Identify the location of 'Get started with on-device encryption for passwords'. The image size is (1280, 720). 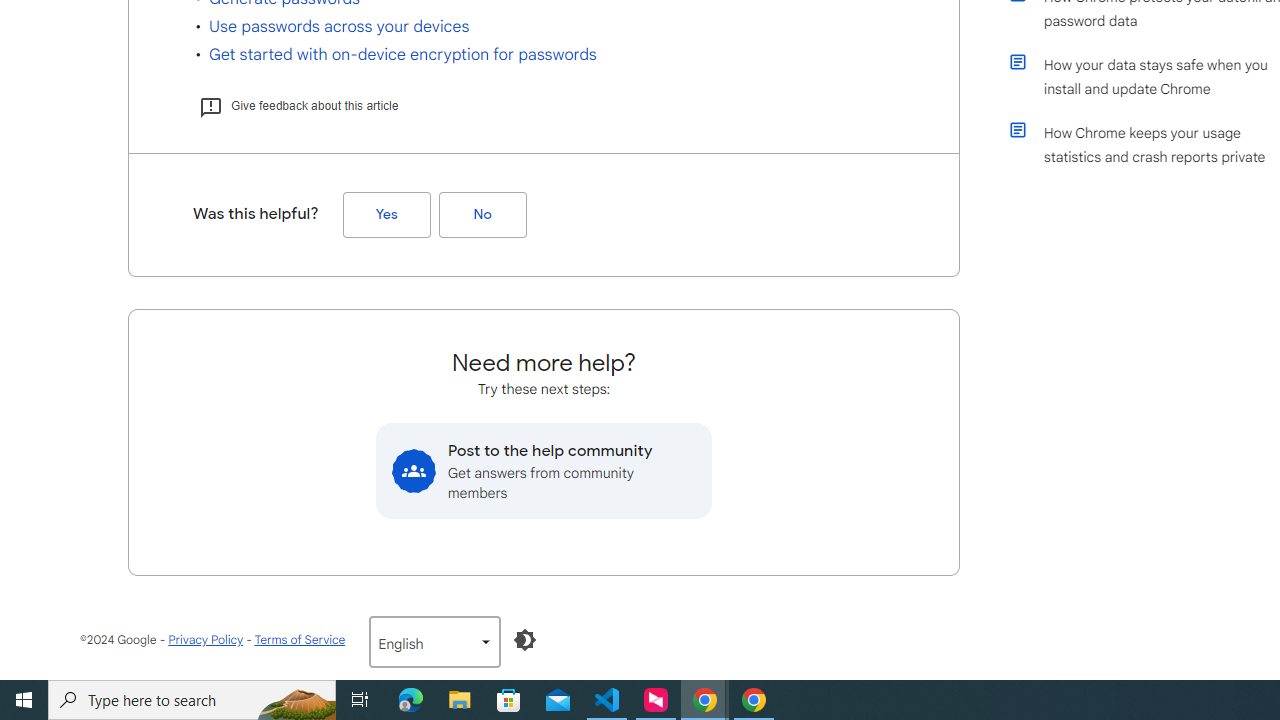
(401, 53).